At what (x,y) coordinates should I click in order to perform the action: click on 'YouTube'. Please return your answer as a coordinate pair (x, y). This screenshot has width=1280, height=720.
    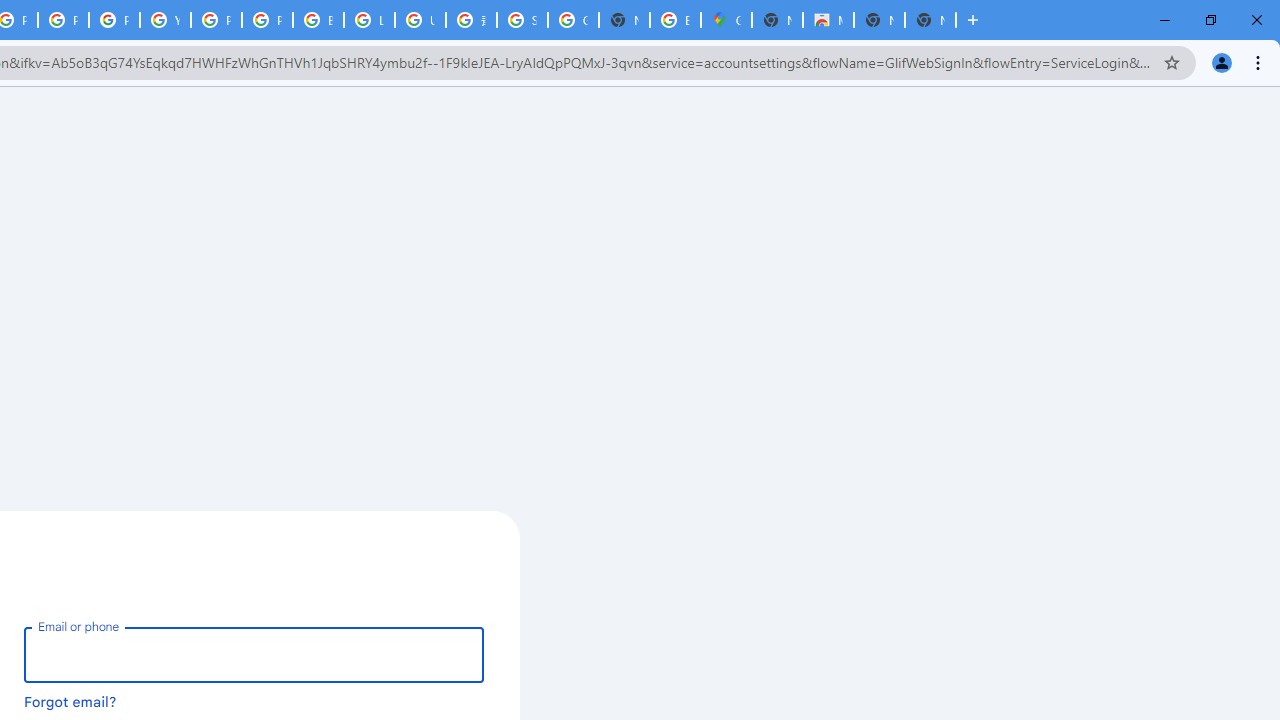
    Looking at the image, I should click on (165, 20).